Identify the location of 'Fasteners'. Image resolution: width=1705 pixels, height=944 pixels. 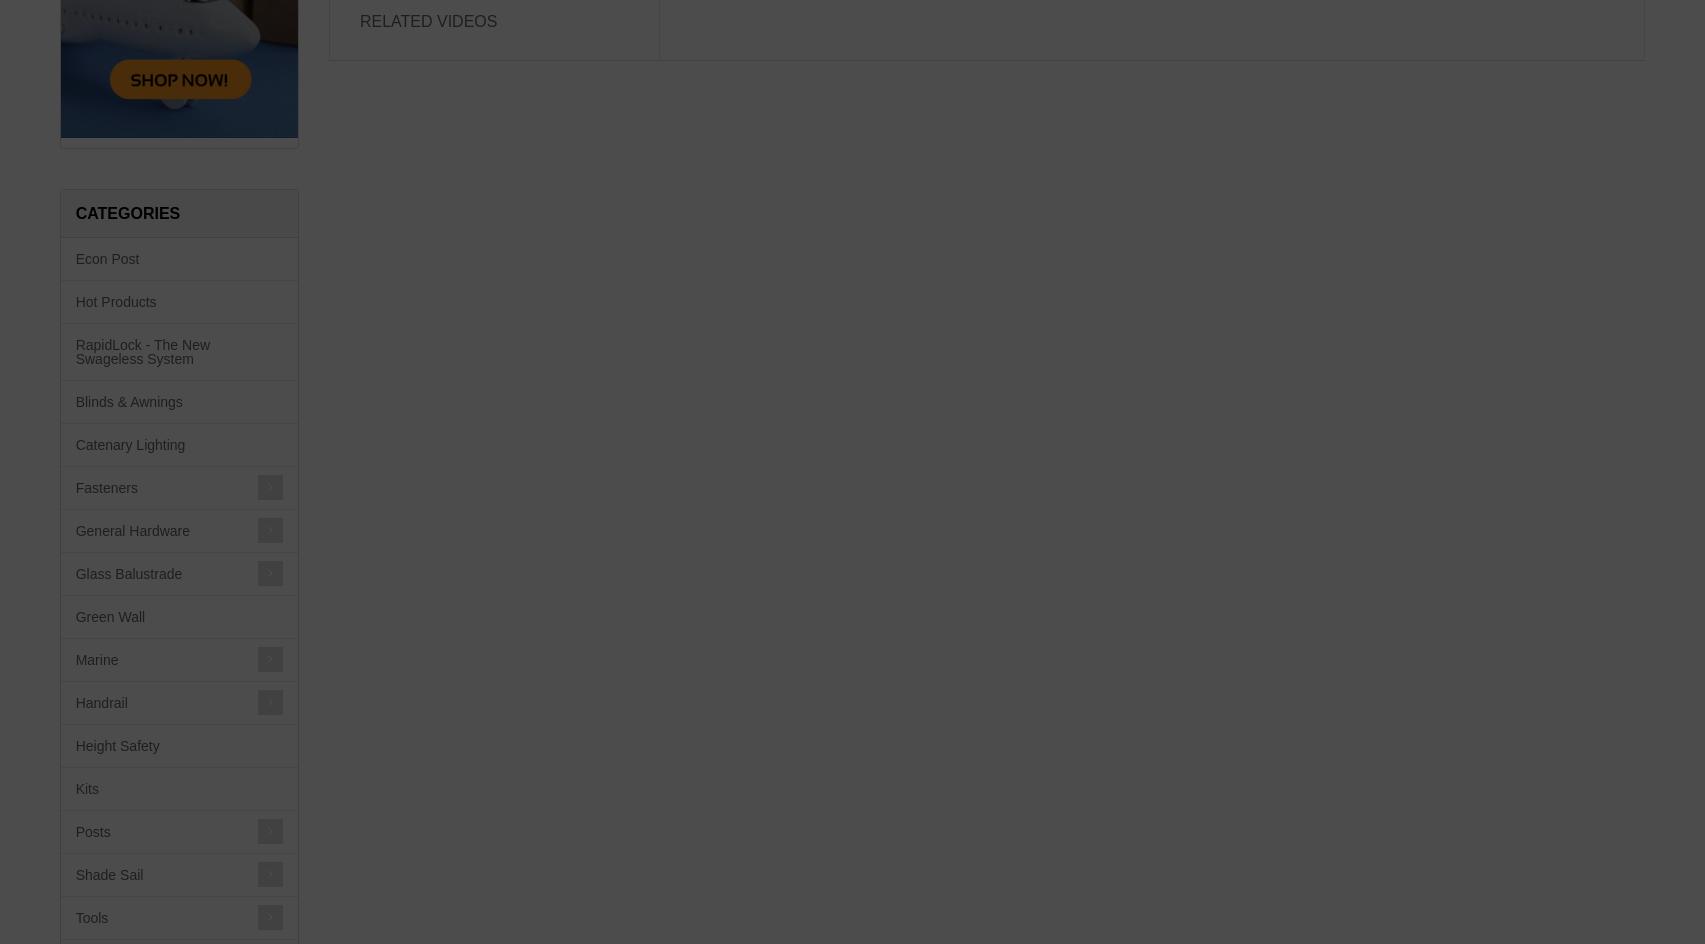
(106, 487).